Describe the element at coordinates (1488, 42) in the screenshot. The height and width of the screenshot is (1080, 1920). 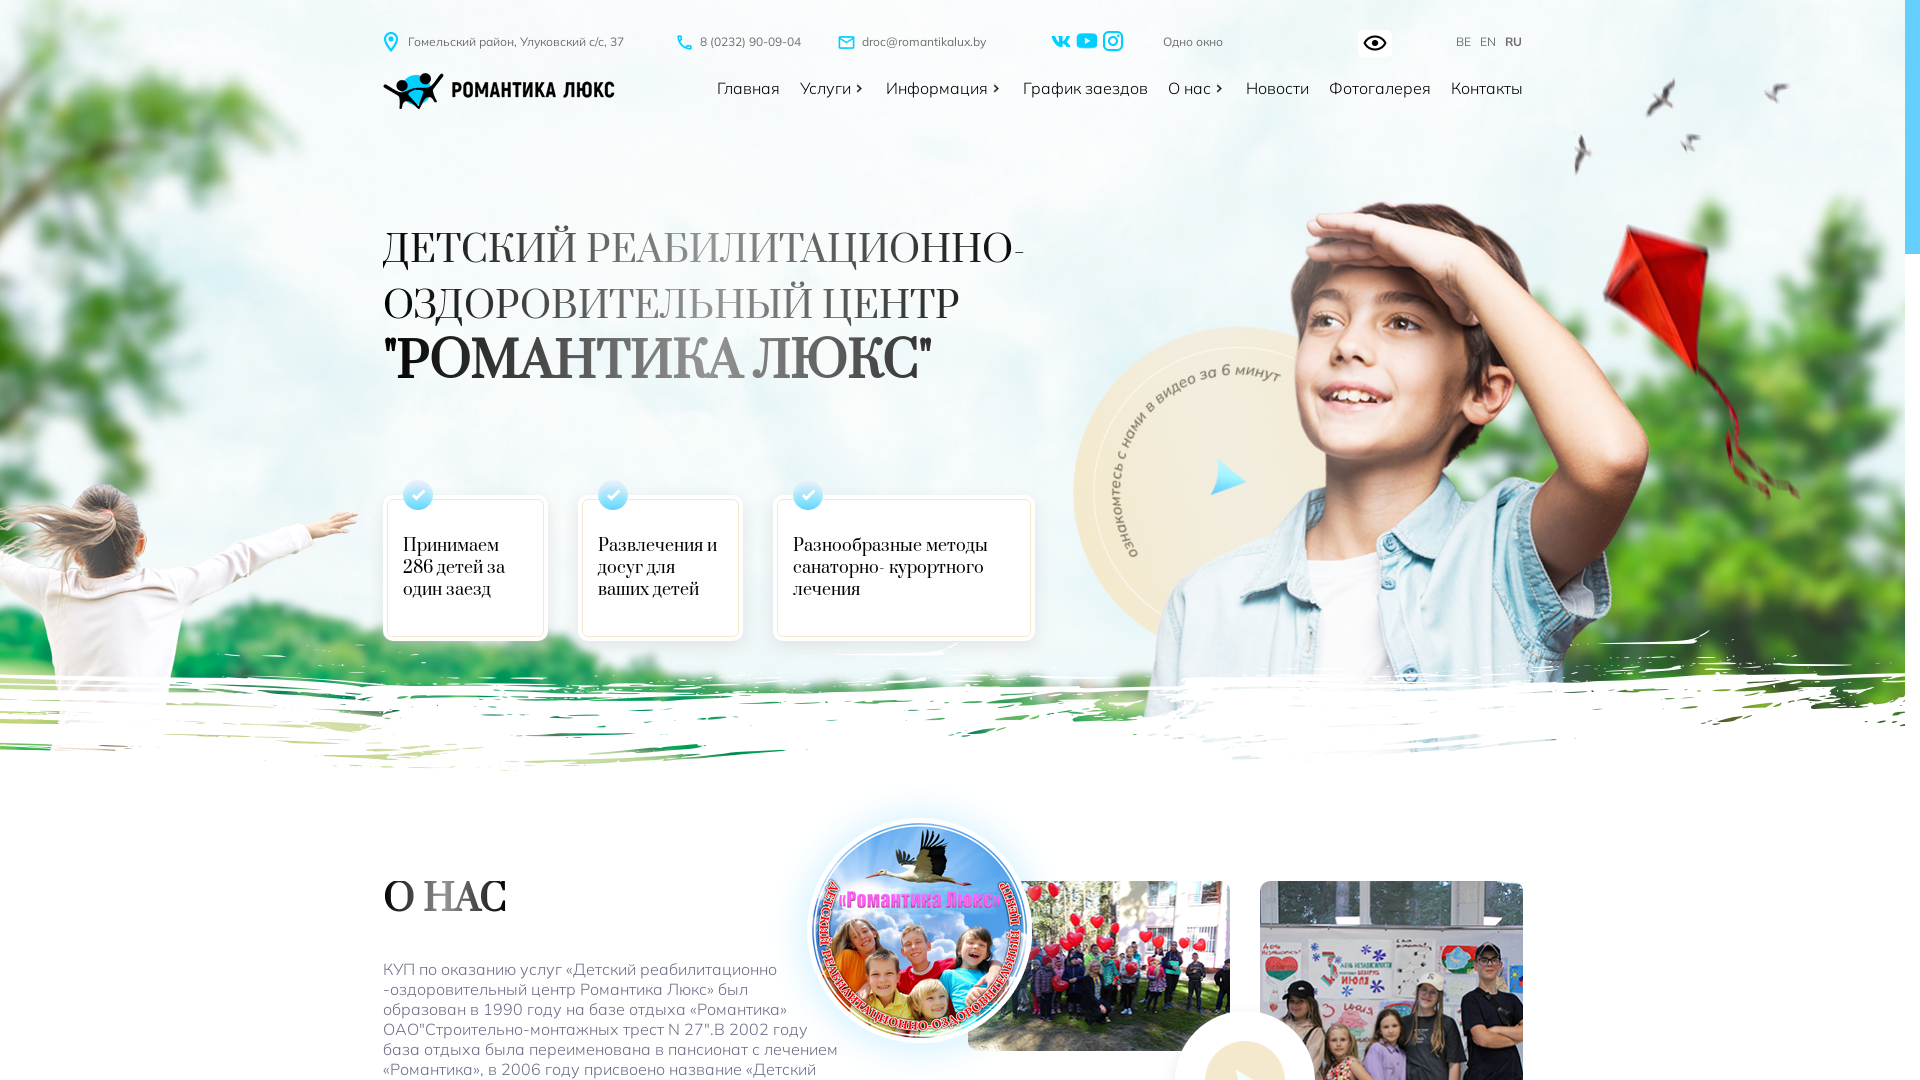
I see `'EN'` at that location.